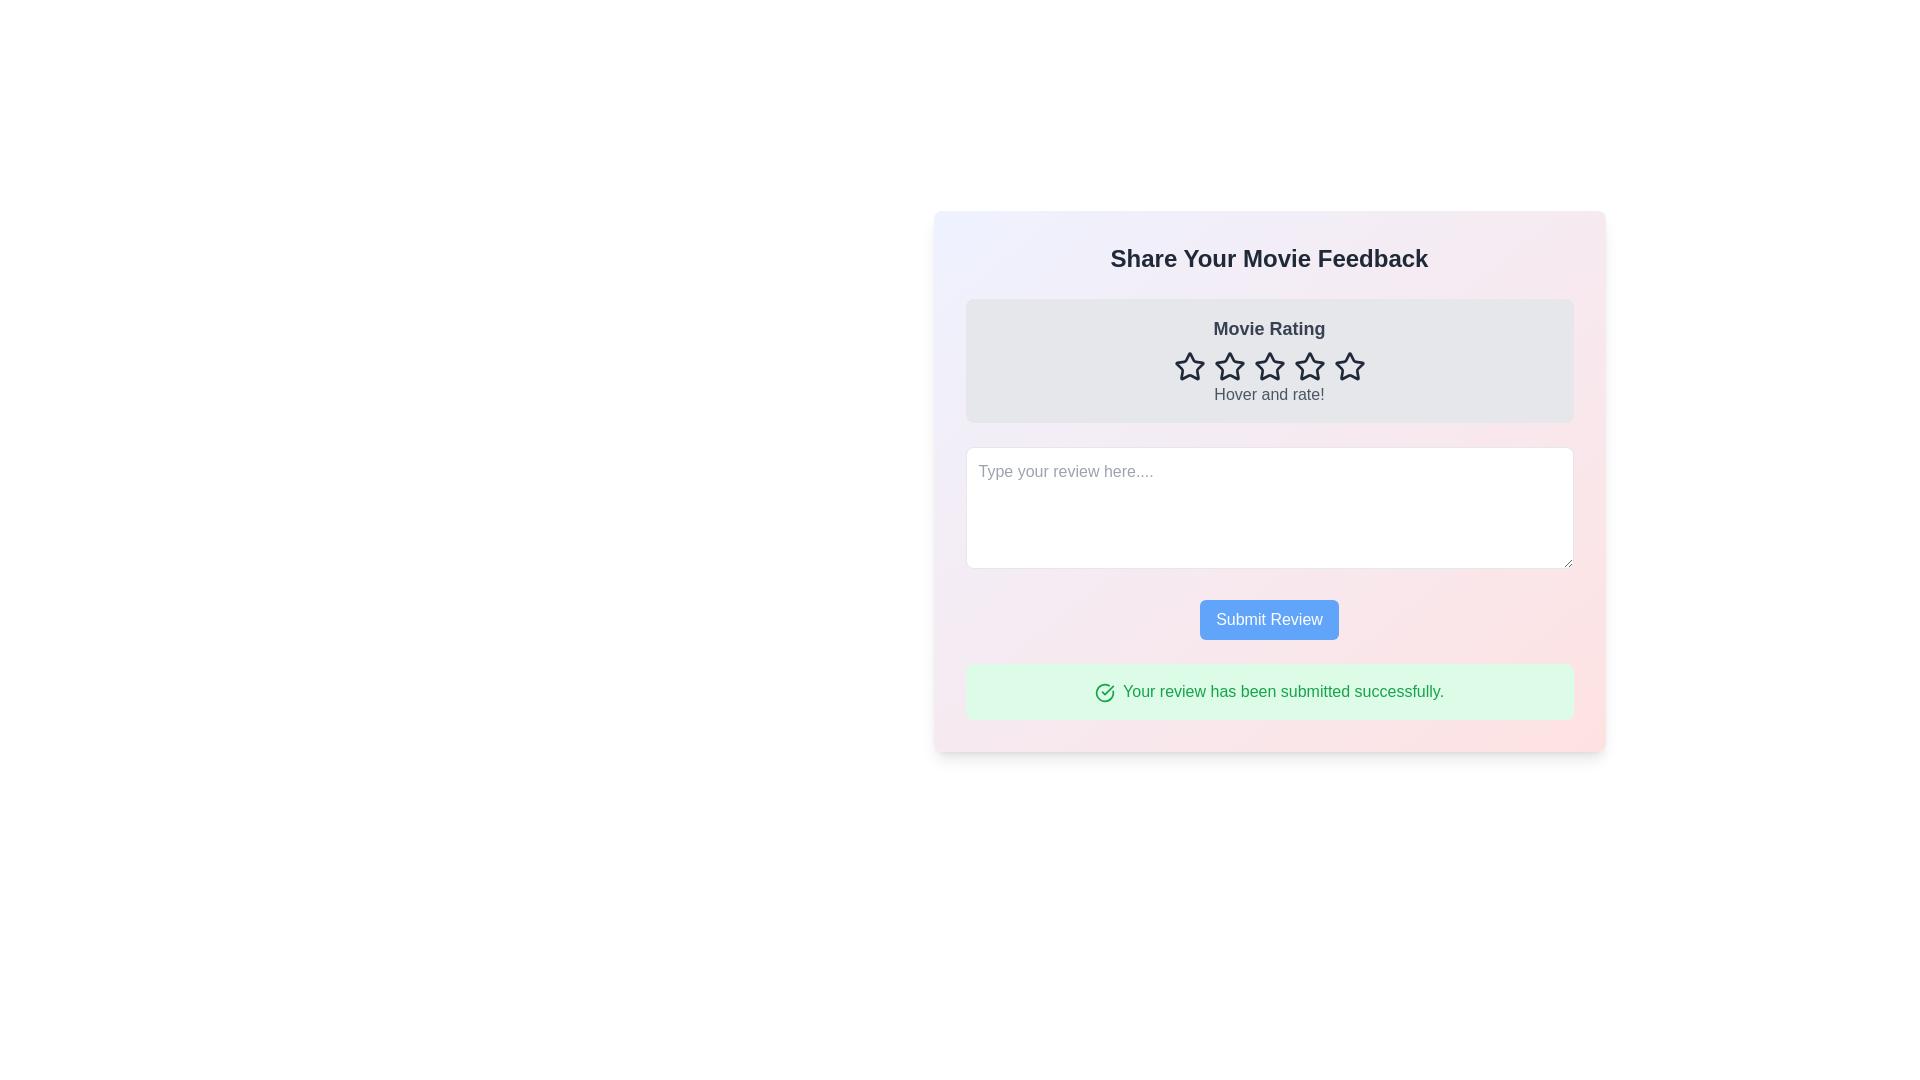 This screenshot has width=1920, height=1080. What do you see at coordinates (1309, 366) in the screenshot?
I see `the fourth star icon in the rating star widget located below the 'Movie Rating' heading` at bounding box center [1309, 366].